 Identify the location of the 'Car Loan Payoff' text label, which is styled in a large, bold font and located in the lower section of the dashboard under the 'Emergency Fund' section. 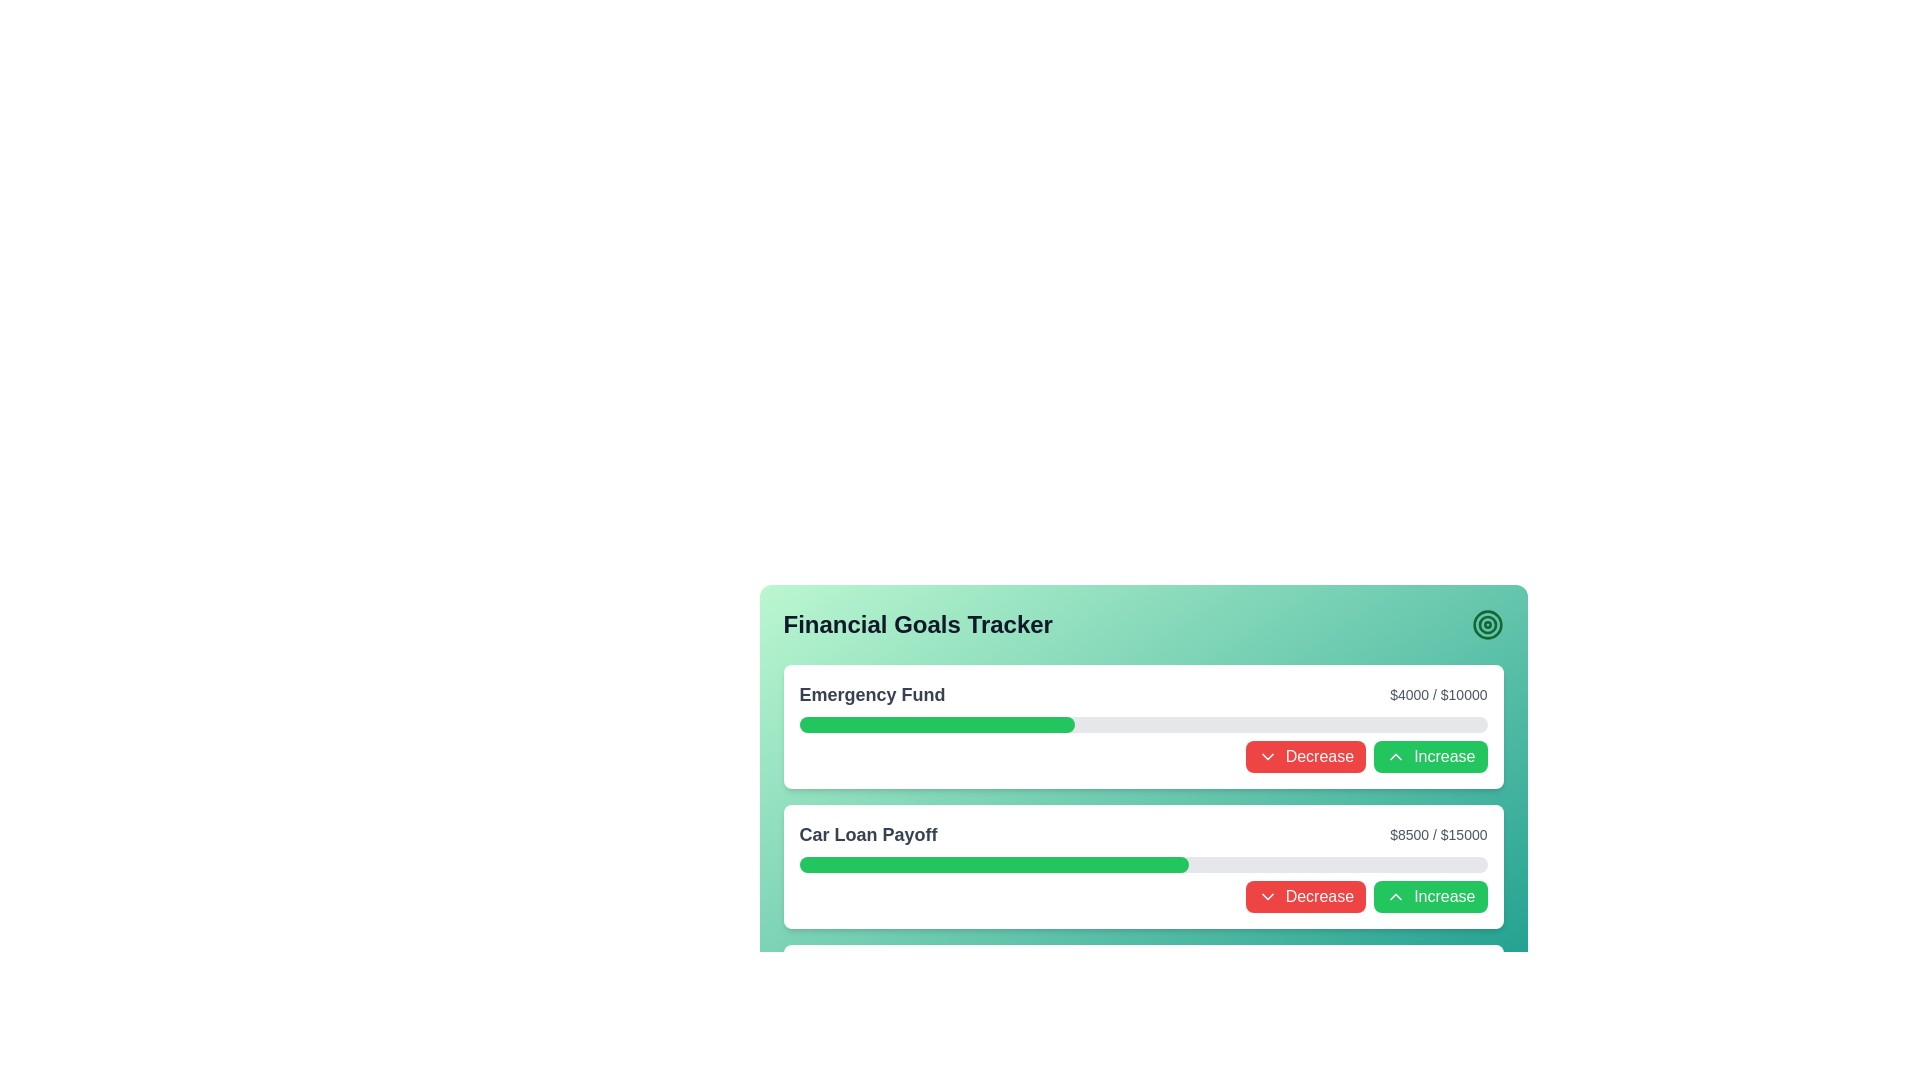
(868, 834).